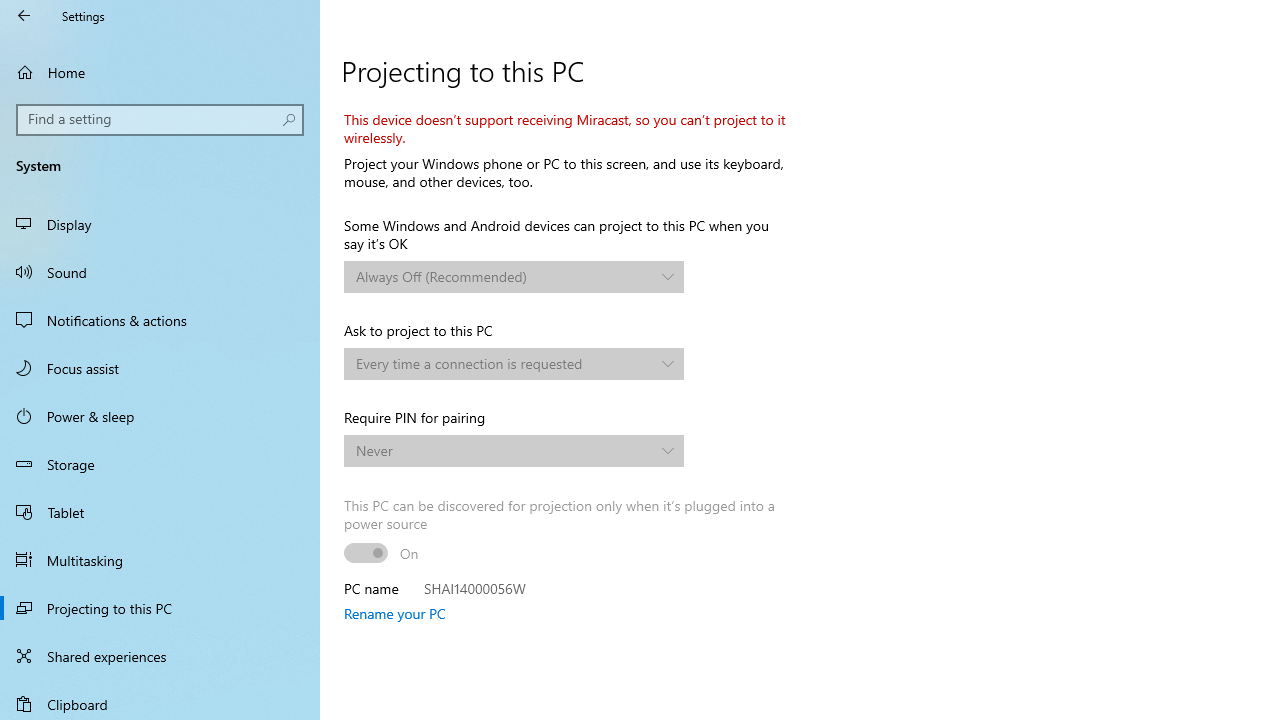 Image resolution: width=1280 pixels, height=720 pixels. I want to click on 'Require PIN for pairing', so click(513, 451).